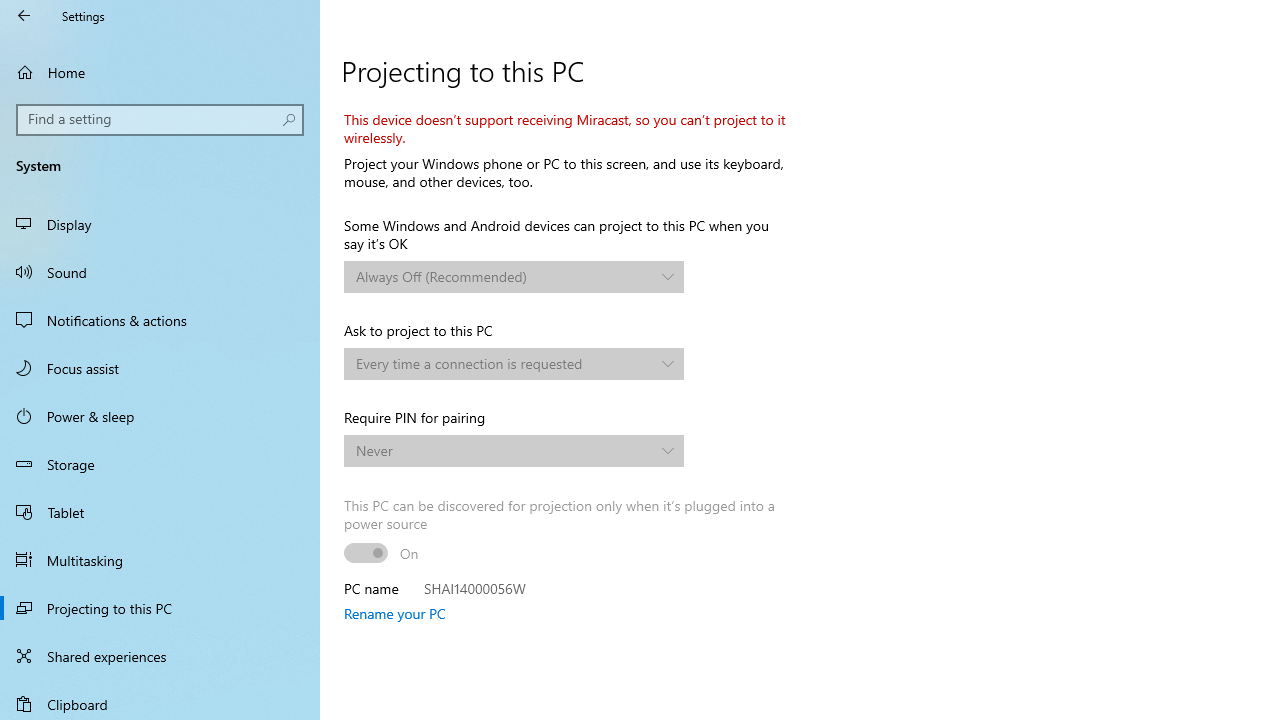 Image resolution: width=1280 pixels, height=720 pixels. I want to click on 'Require PIN for pairing', so click(513, 451).